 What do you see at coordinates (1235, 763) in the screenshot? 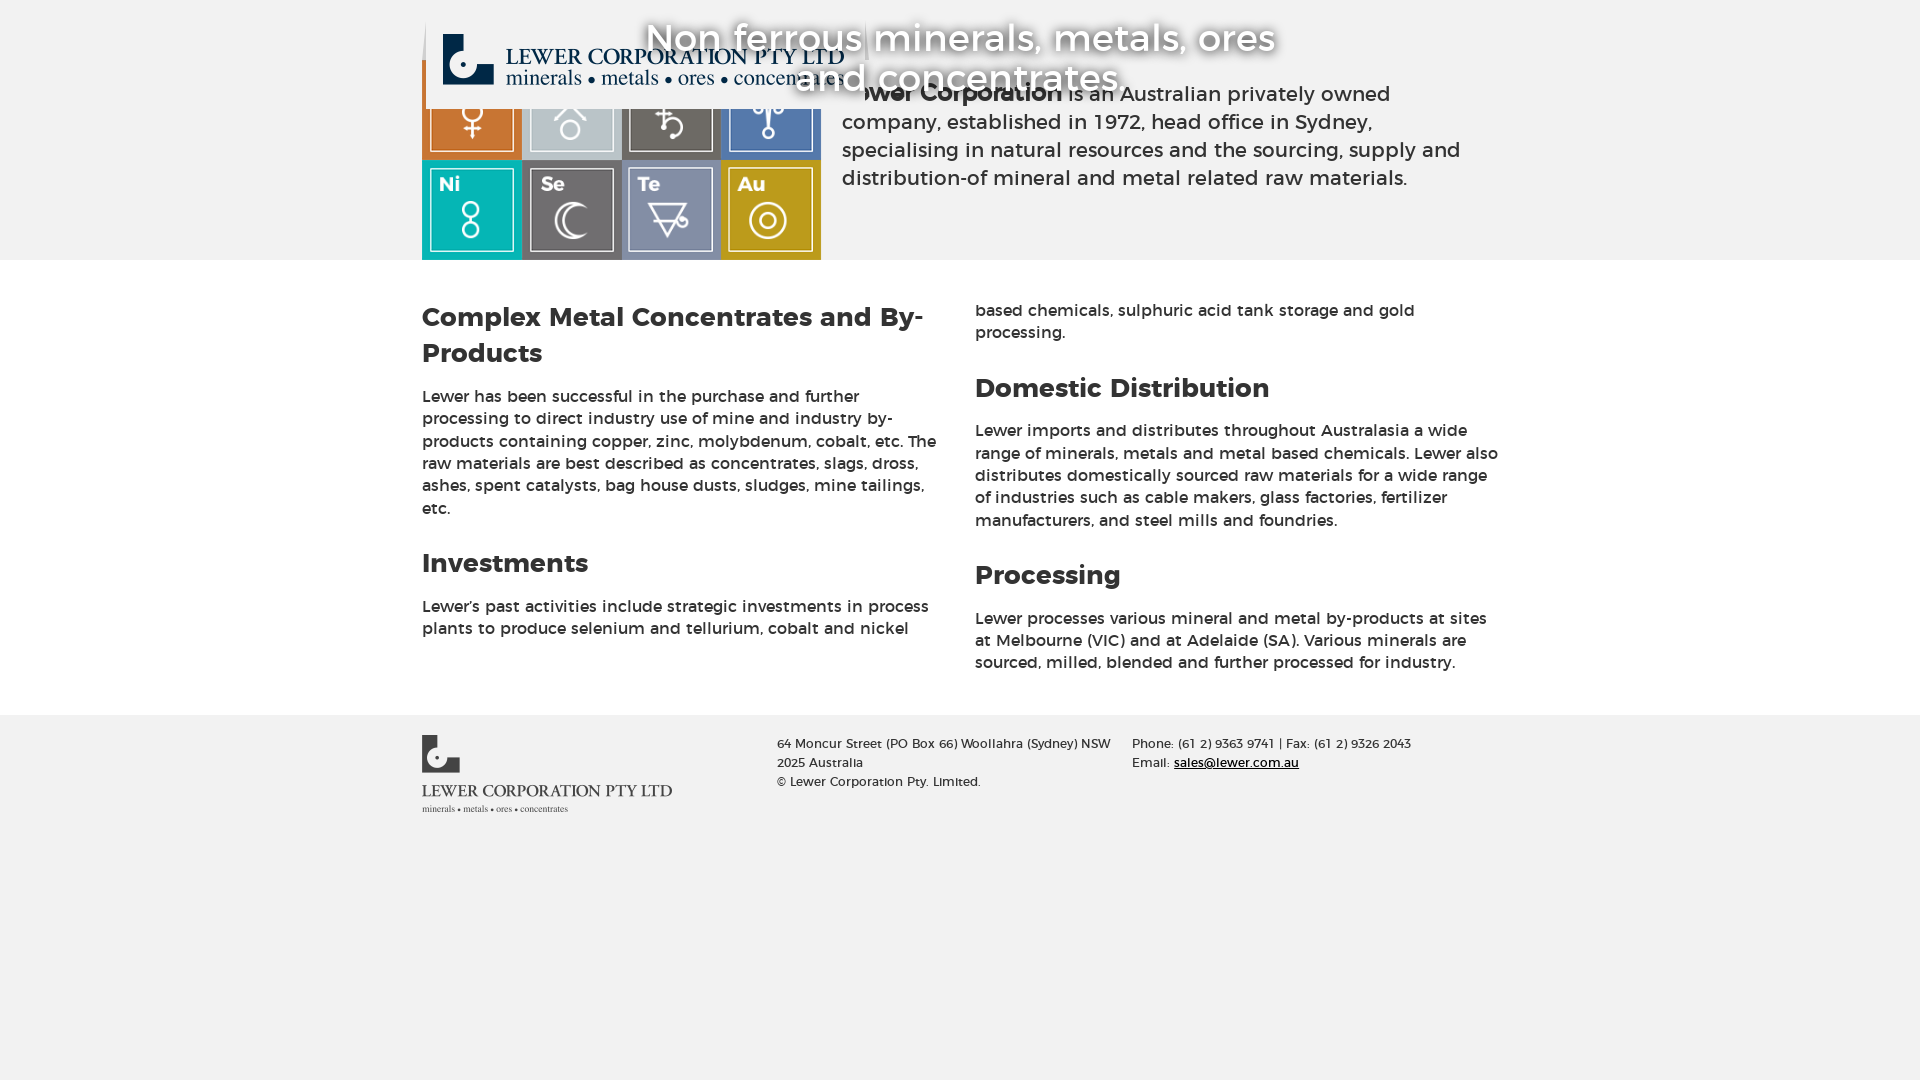
I see `'sales@lewer.com.au'` at bounding box center [1235, 763].